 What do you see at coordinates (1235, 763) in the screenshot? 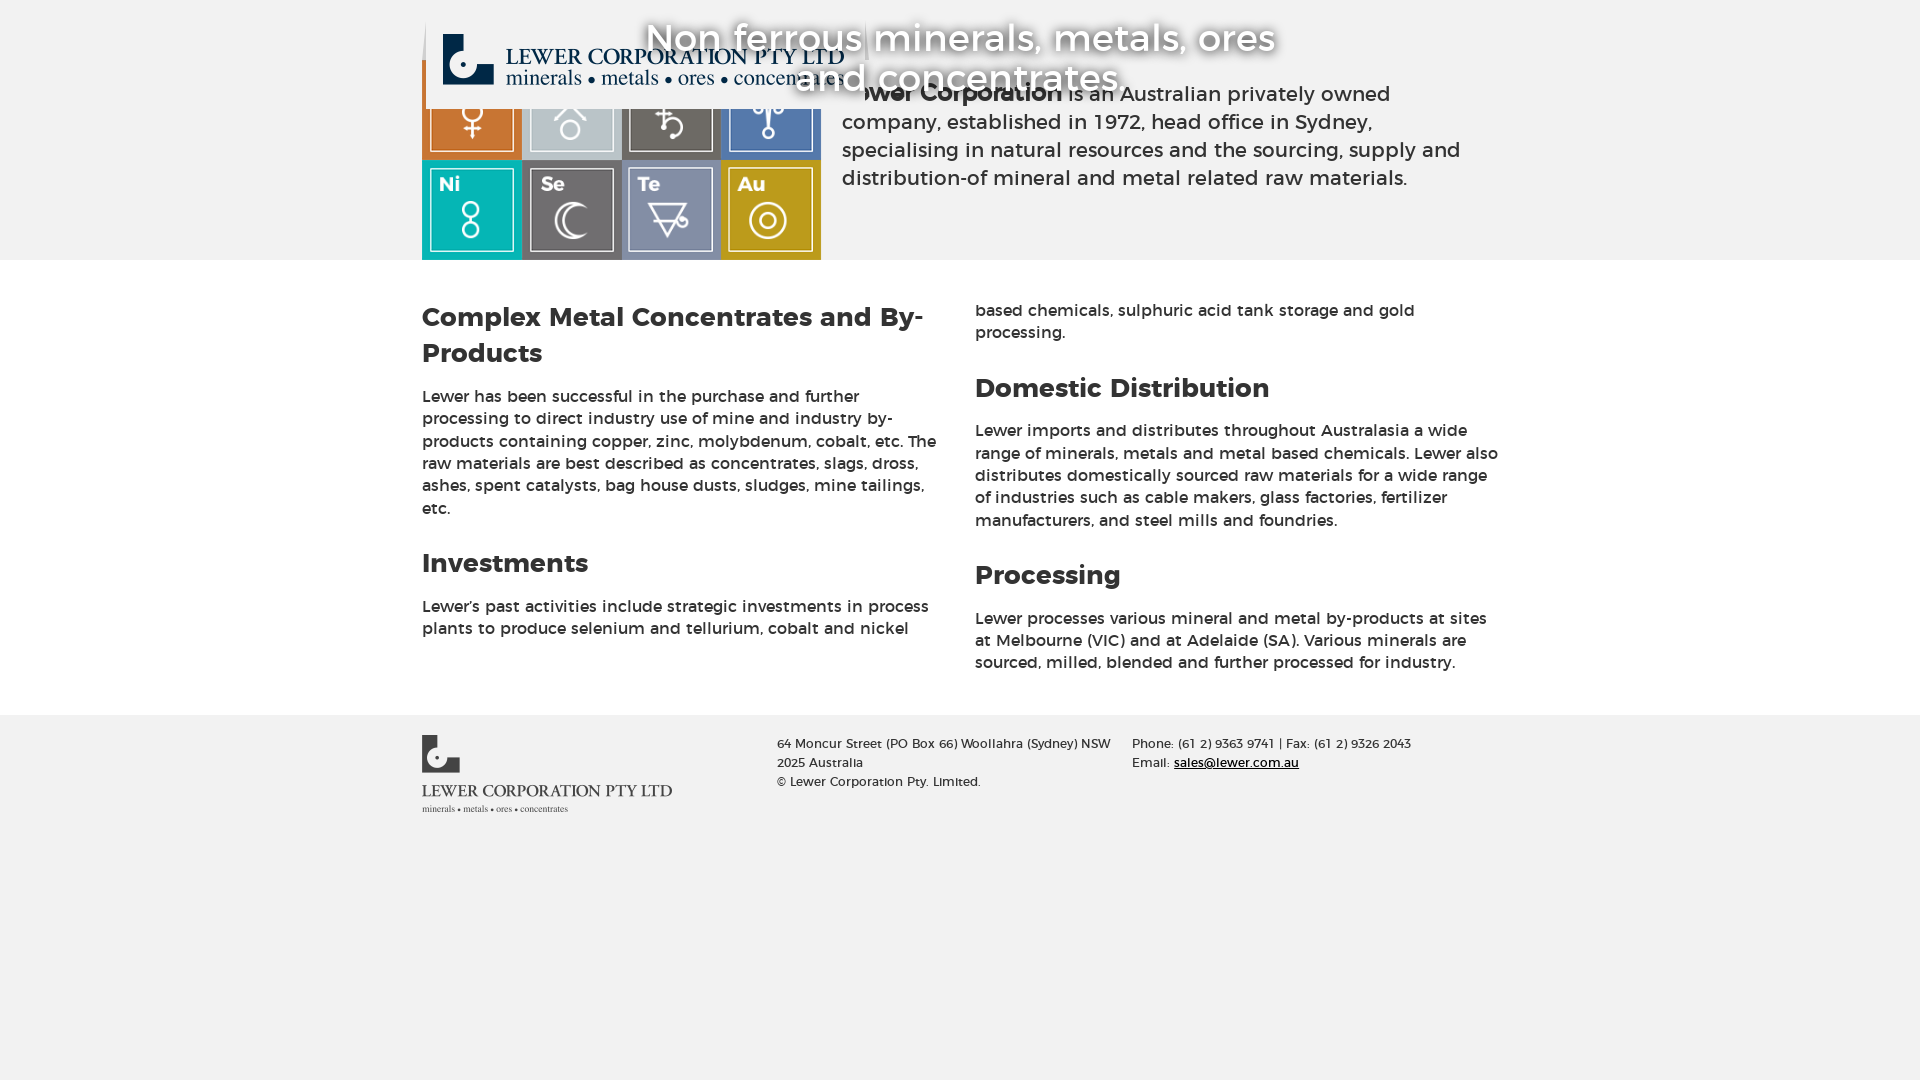
I see `'sales@lewer.com.au'` at bounding box center [1235, 763].